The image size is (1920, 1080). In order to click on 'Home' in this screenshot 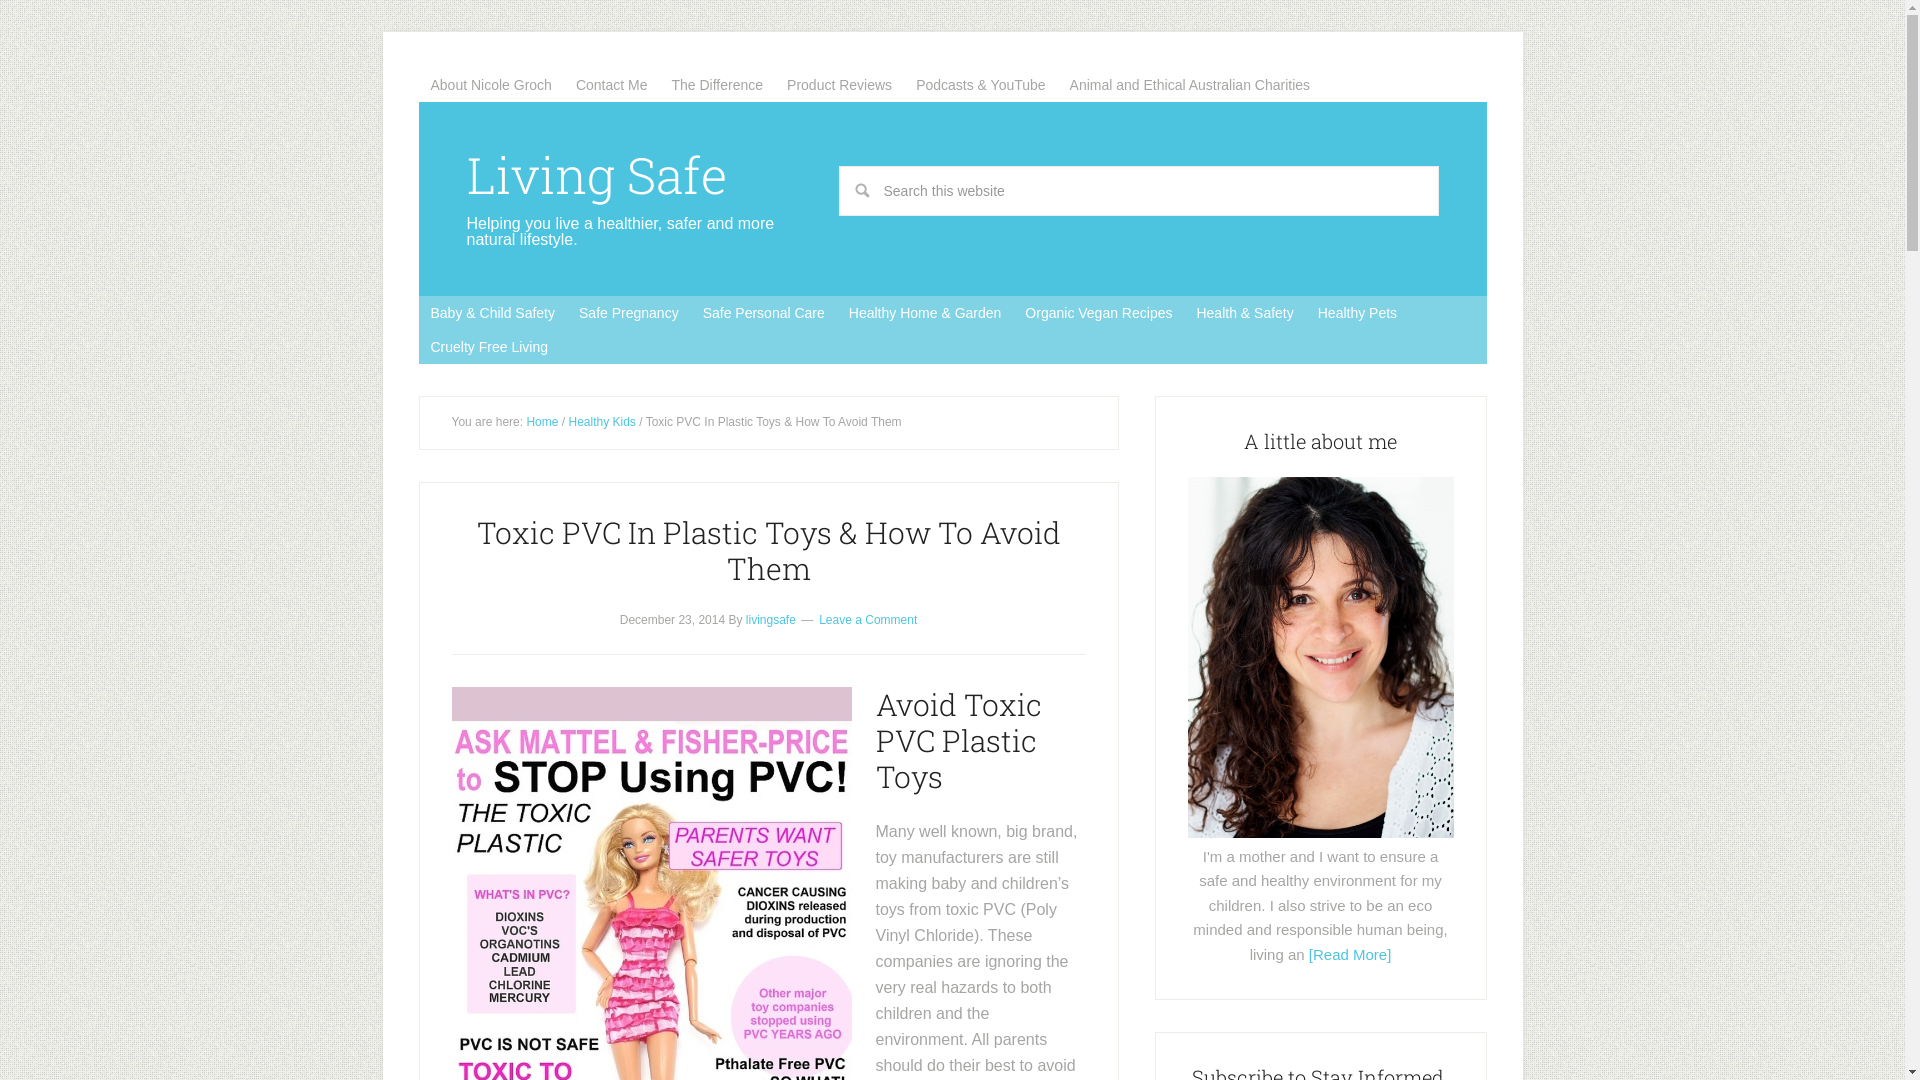, I will do `click(526, 420)`.